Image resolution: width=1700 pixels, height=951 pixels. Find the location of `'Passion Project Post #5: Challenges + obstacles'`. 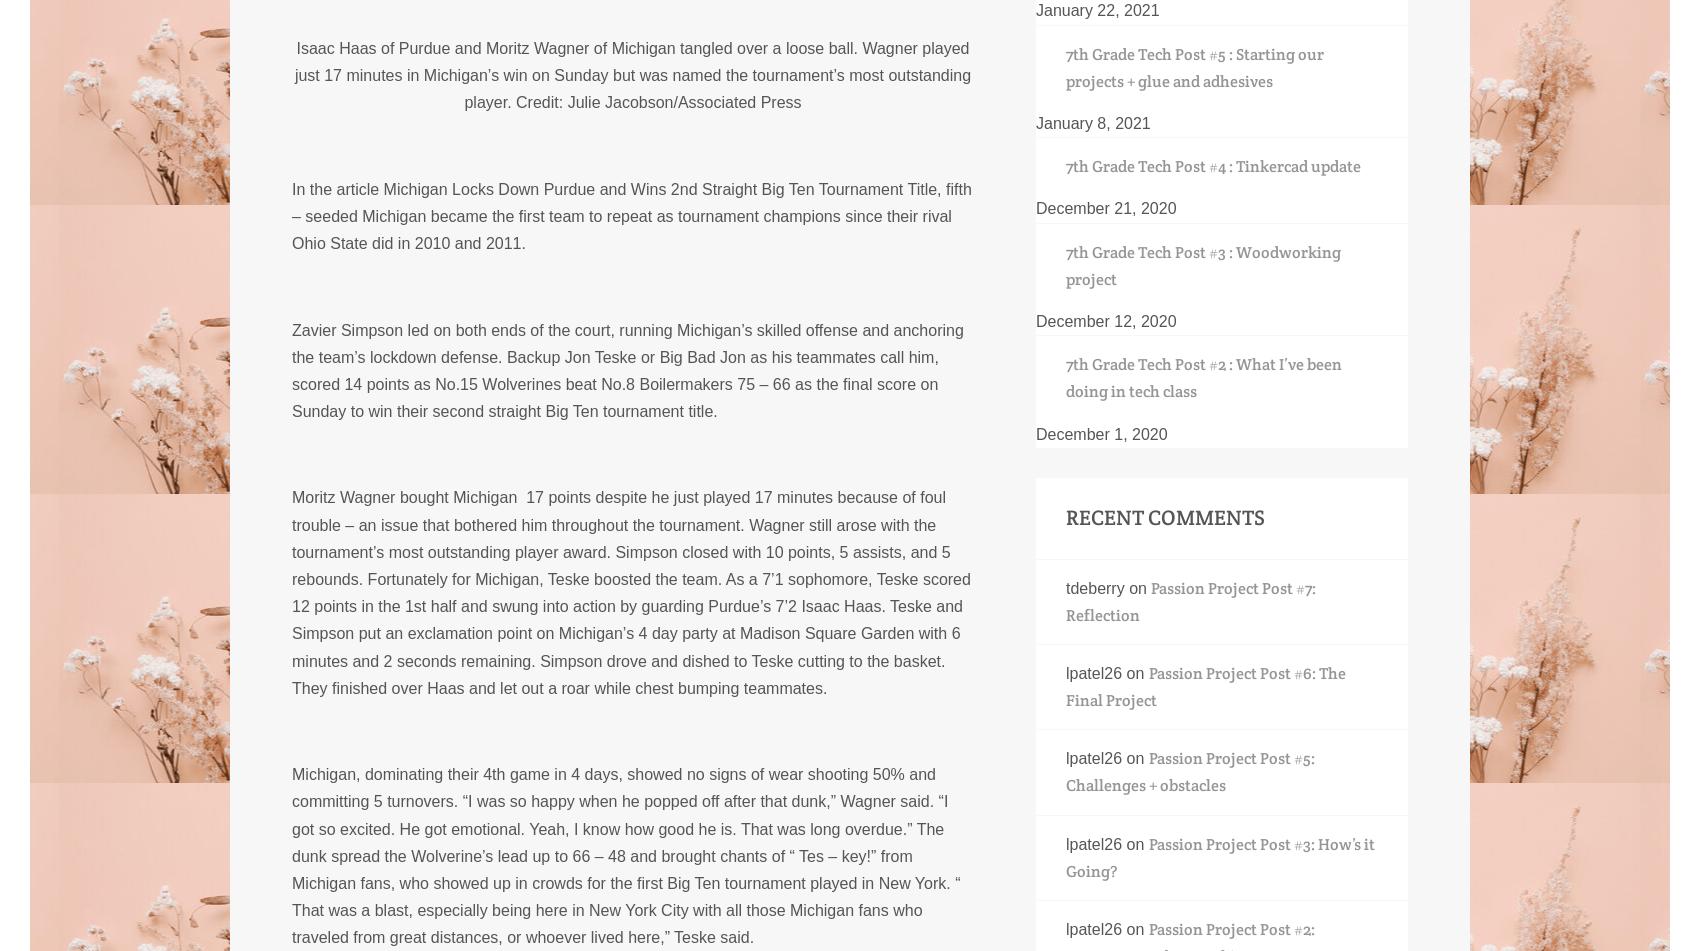

'Passion Project Post #5: Challenges + obstacles' is located at coordinates (1189, 771).